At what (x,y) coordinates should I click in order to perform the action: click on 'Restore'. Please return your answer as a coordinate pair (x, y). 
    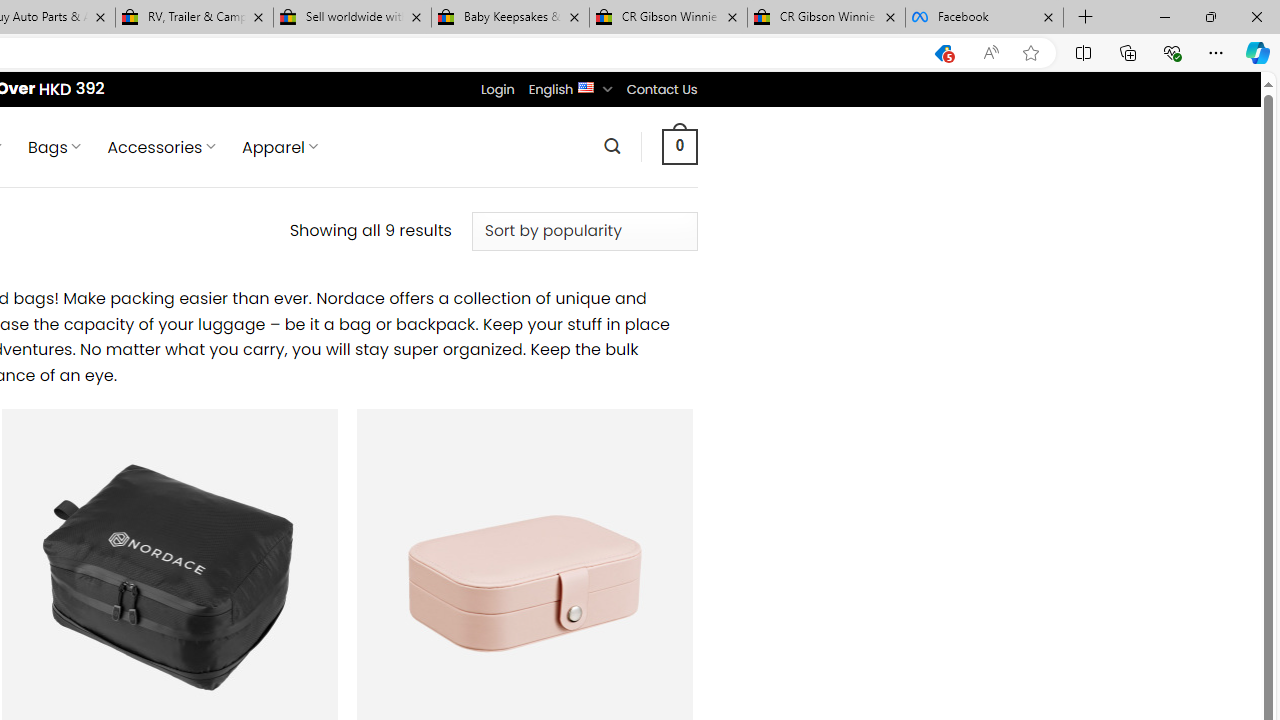
    Looking at the image, I should click on (1209, 16).